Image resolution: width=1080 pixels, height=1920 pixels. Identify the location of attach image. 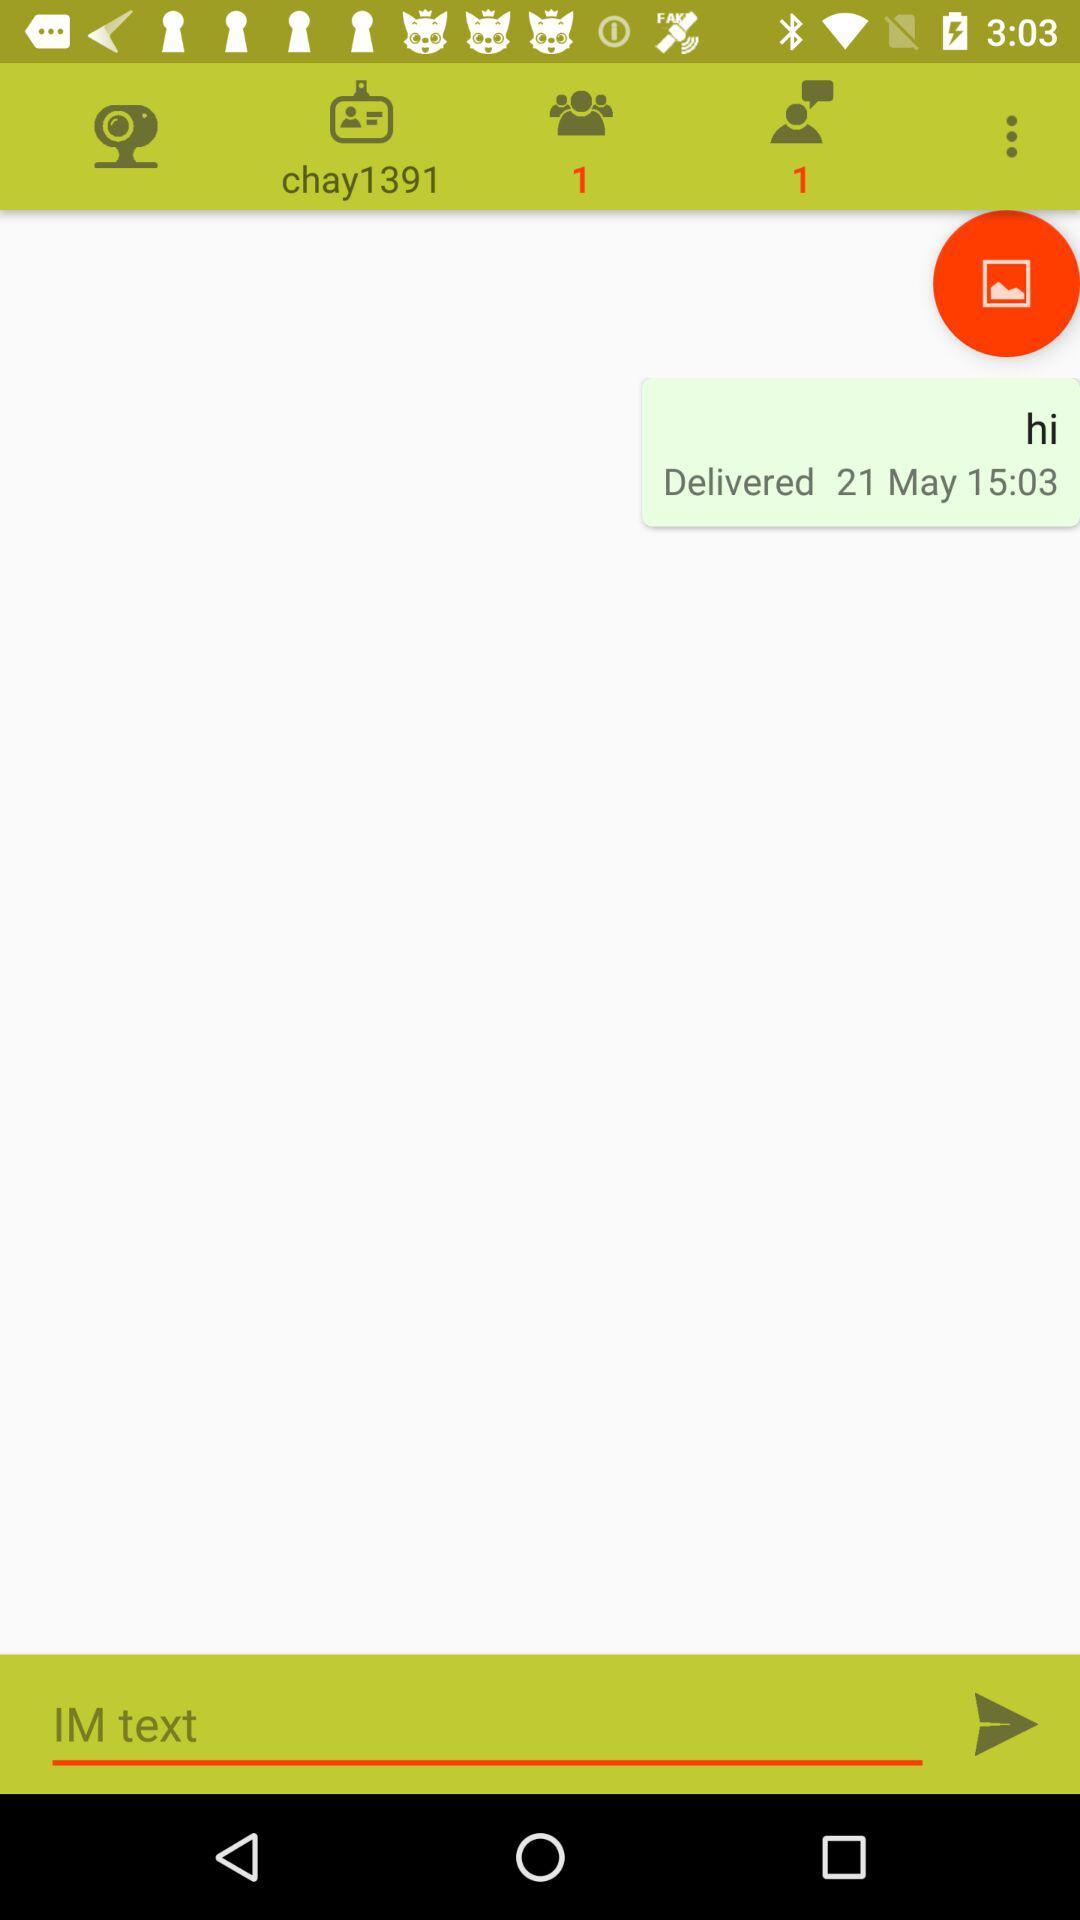
(1006, 282).